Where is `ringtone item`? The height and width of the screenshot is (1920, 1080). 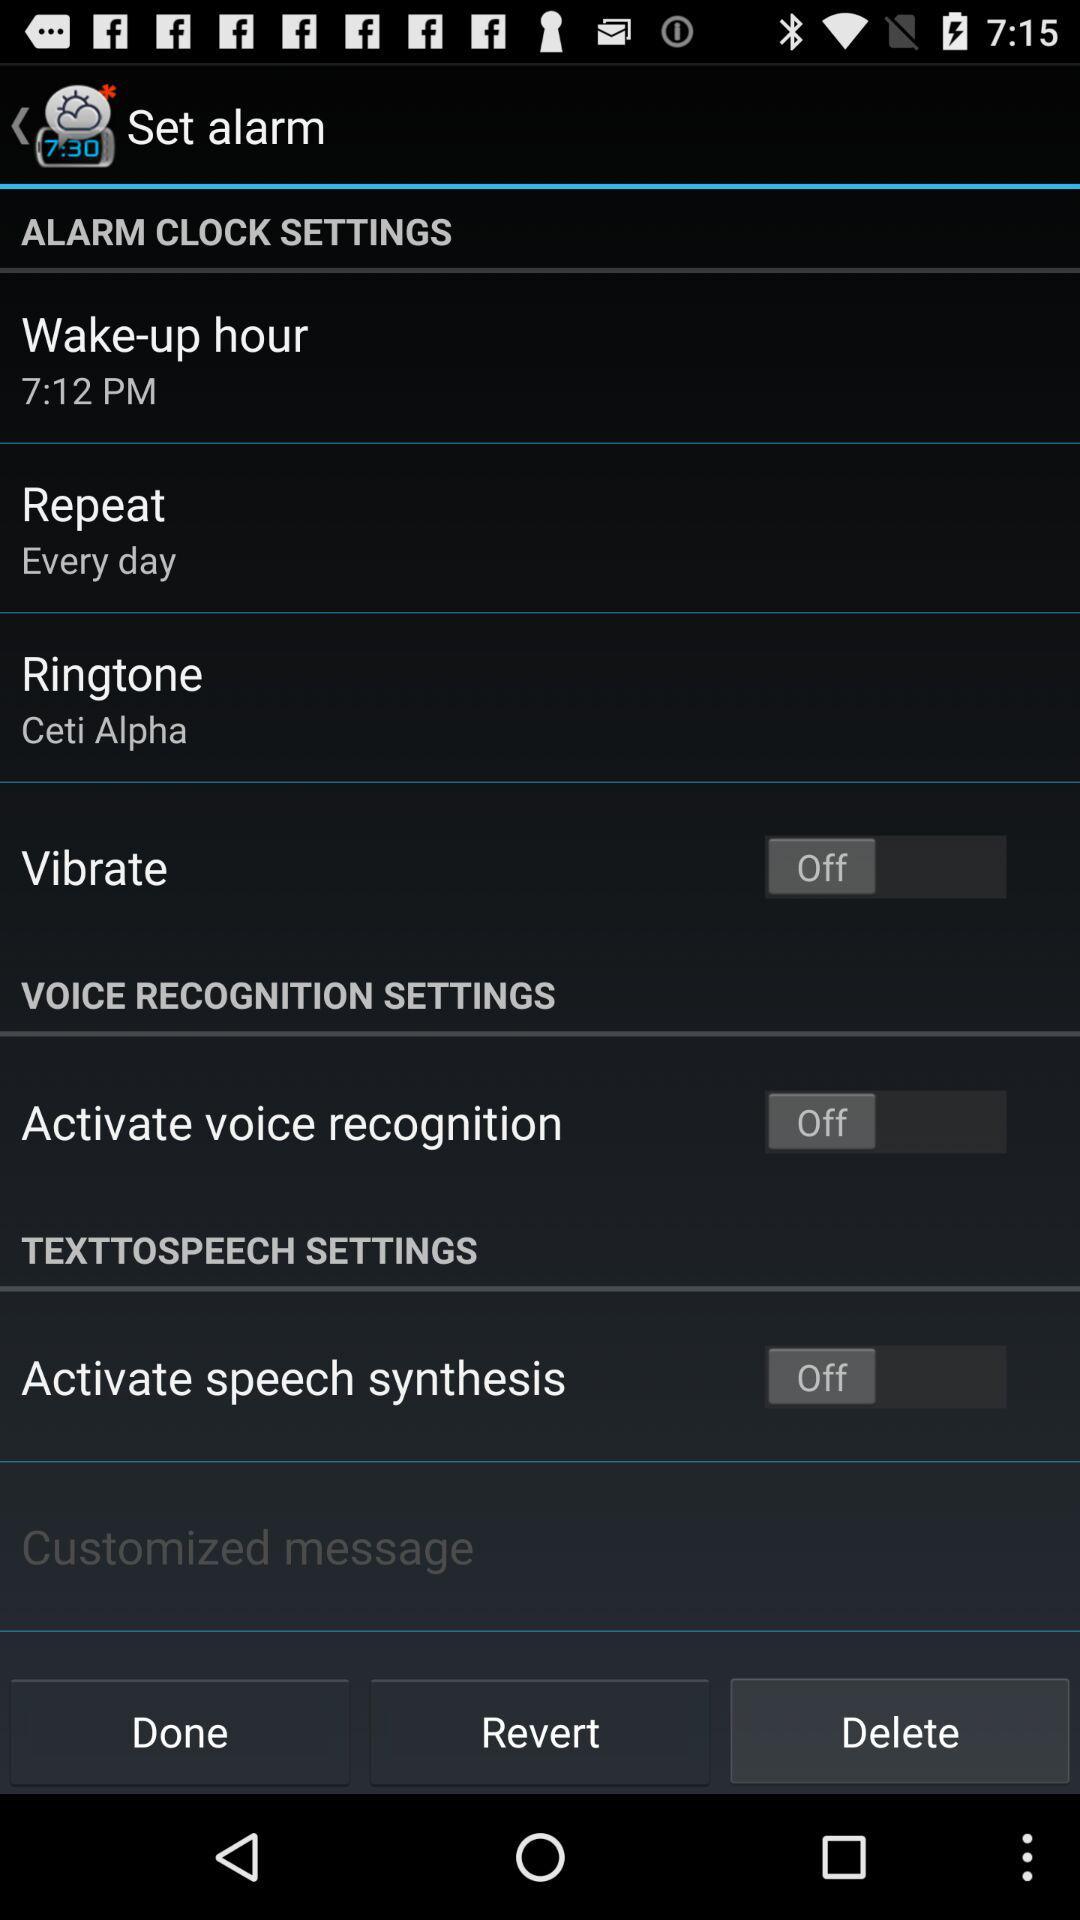 ringtone item is located at coordinates (112, 672).